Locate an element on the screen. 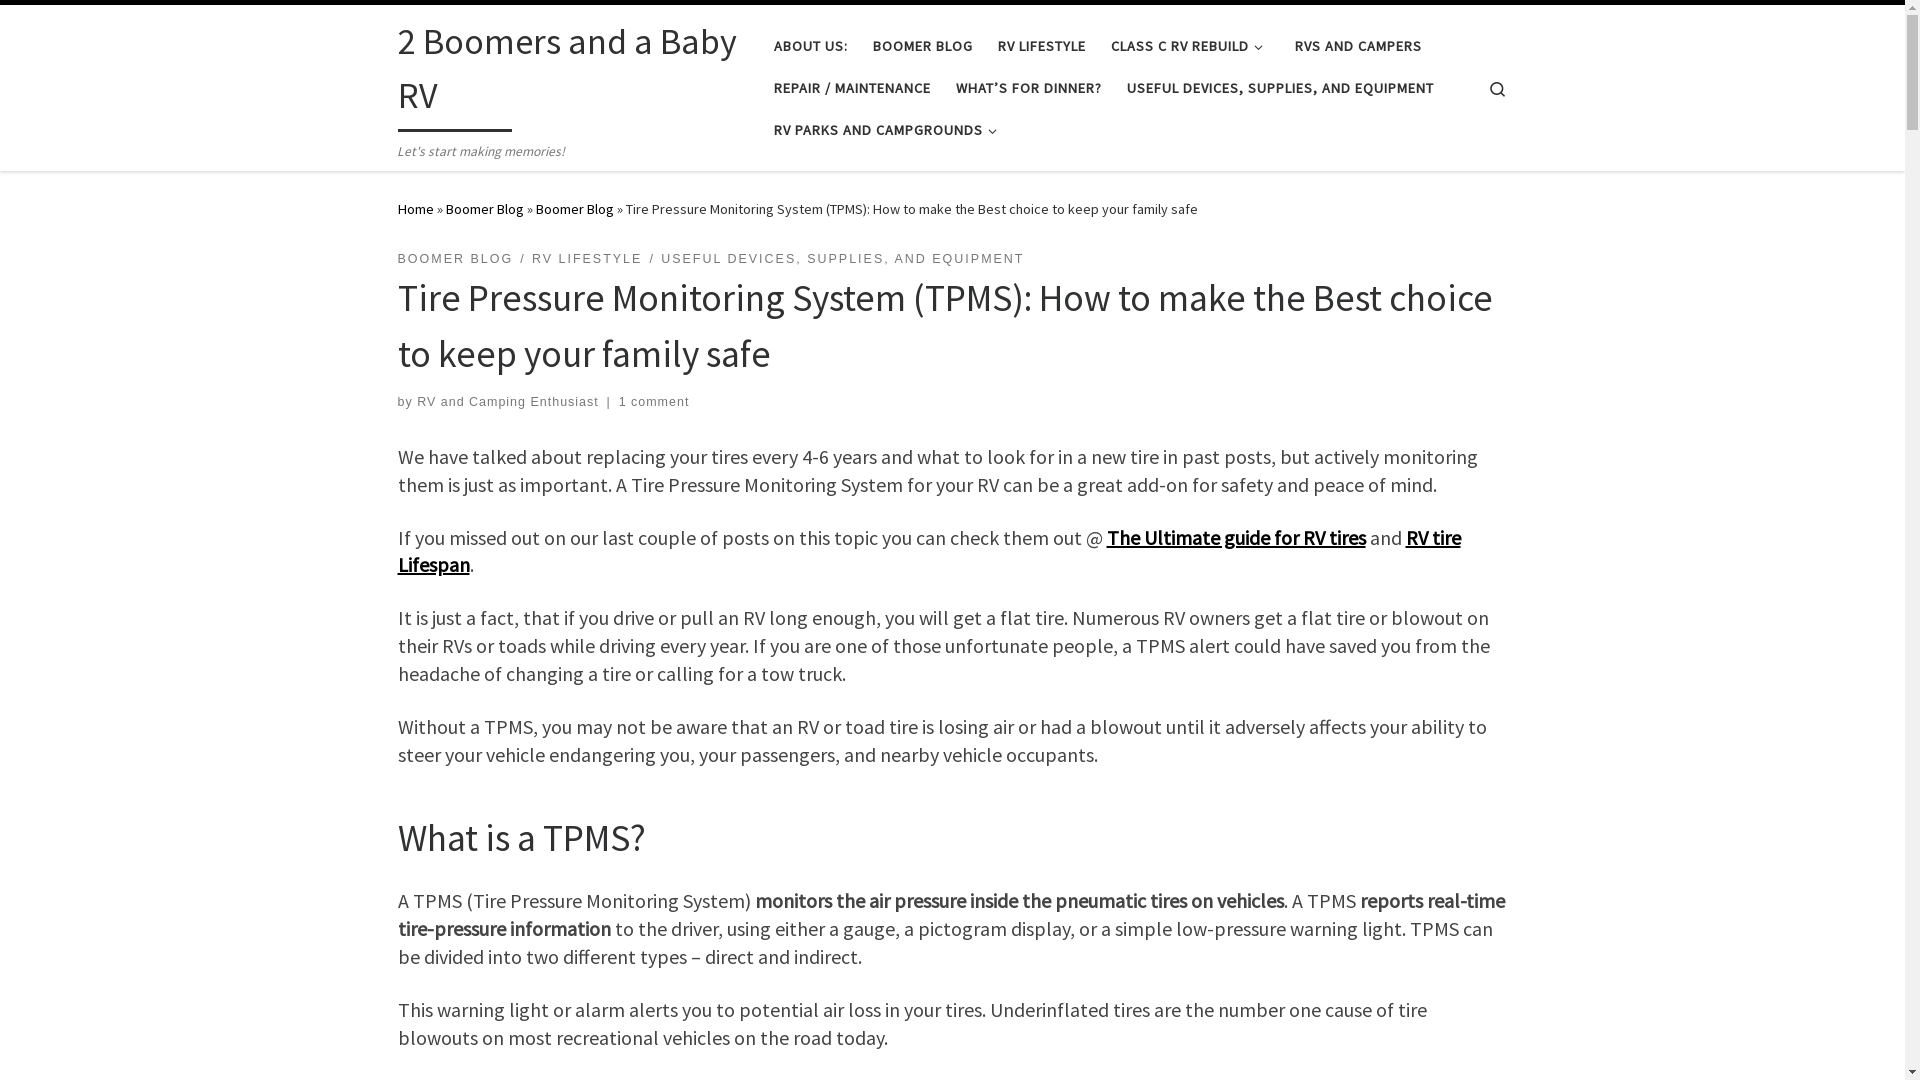  'RVS AND CAMPERS' is located at coordinates (1289, 45).